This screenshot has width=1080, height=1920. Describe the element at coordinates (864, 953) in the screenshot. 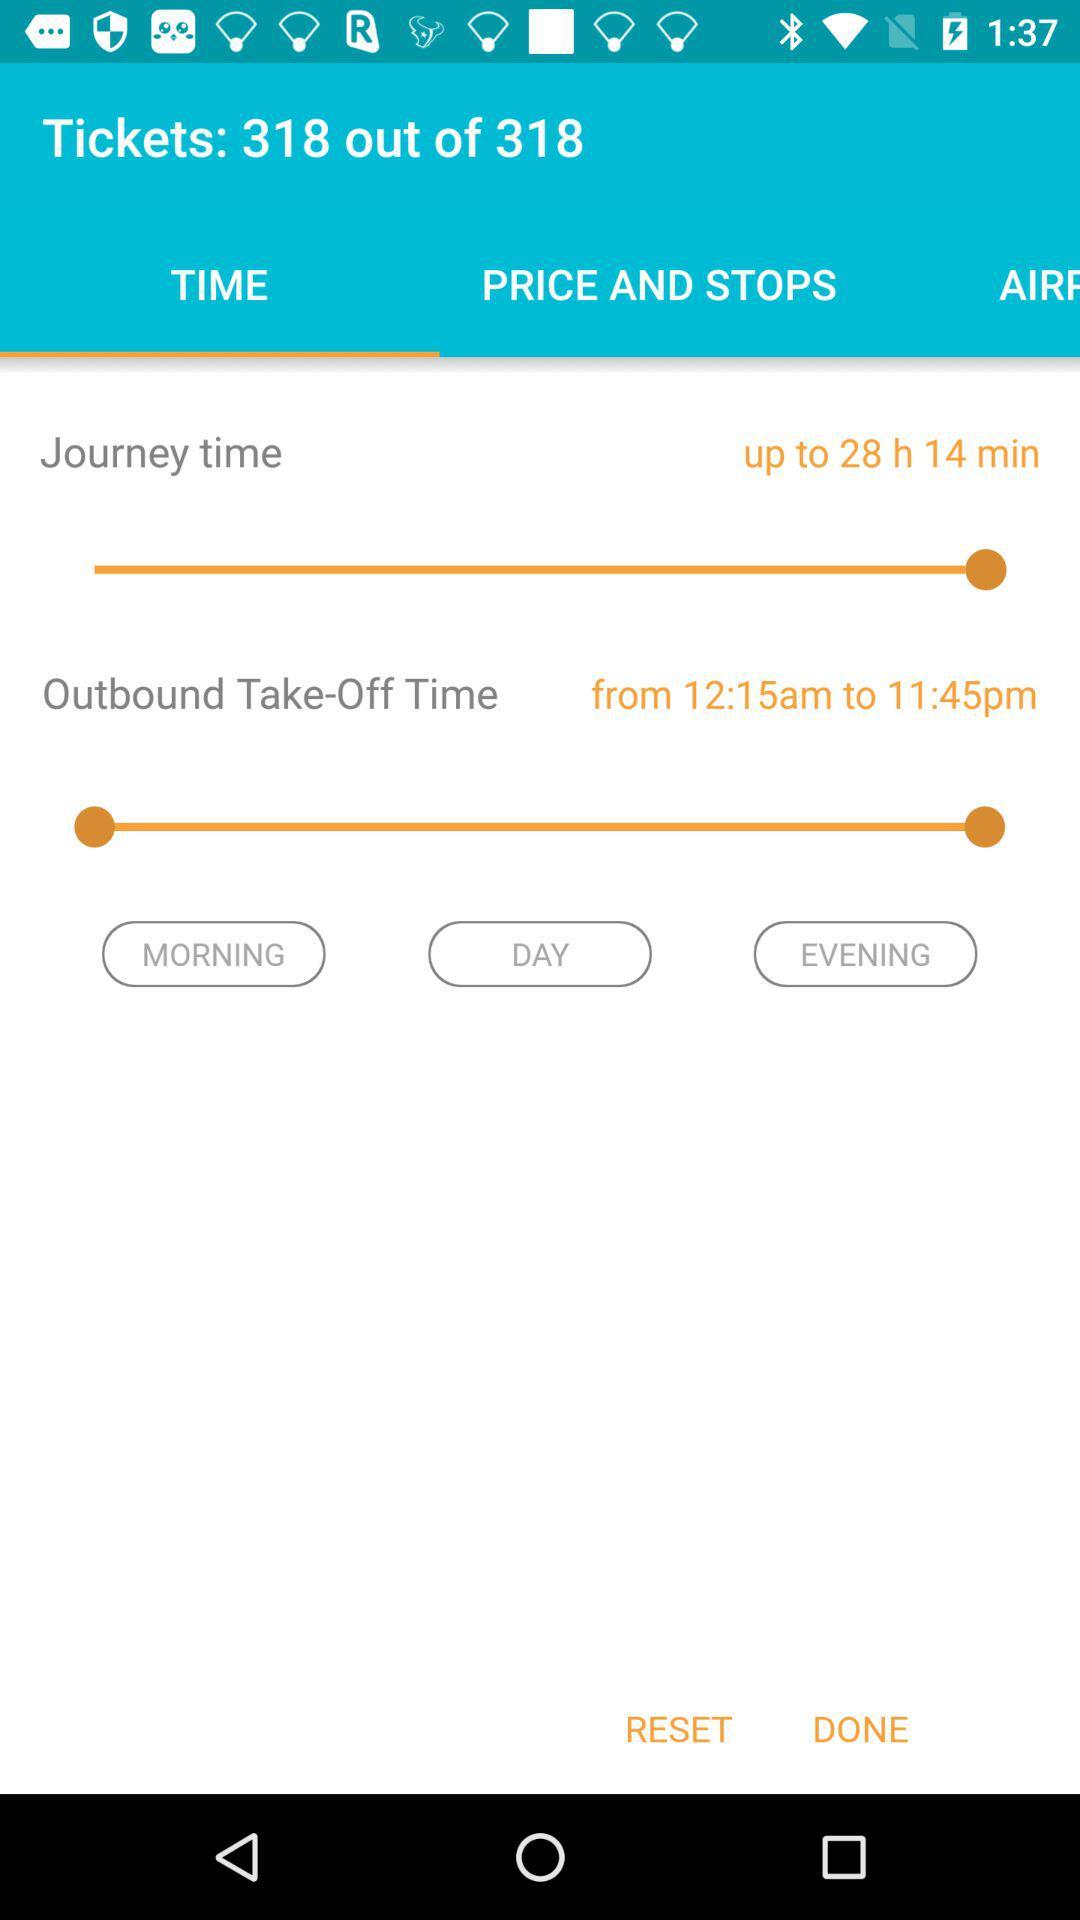

I see `item next to the day icon` at that location.